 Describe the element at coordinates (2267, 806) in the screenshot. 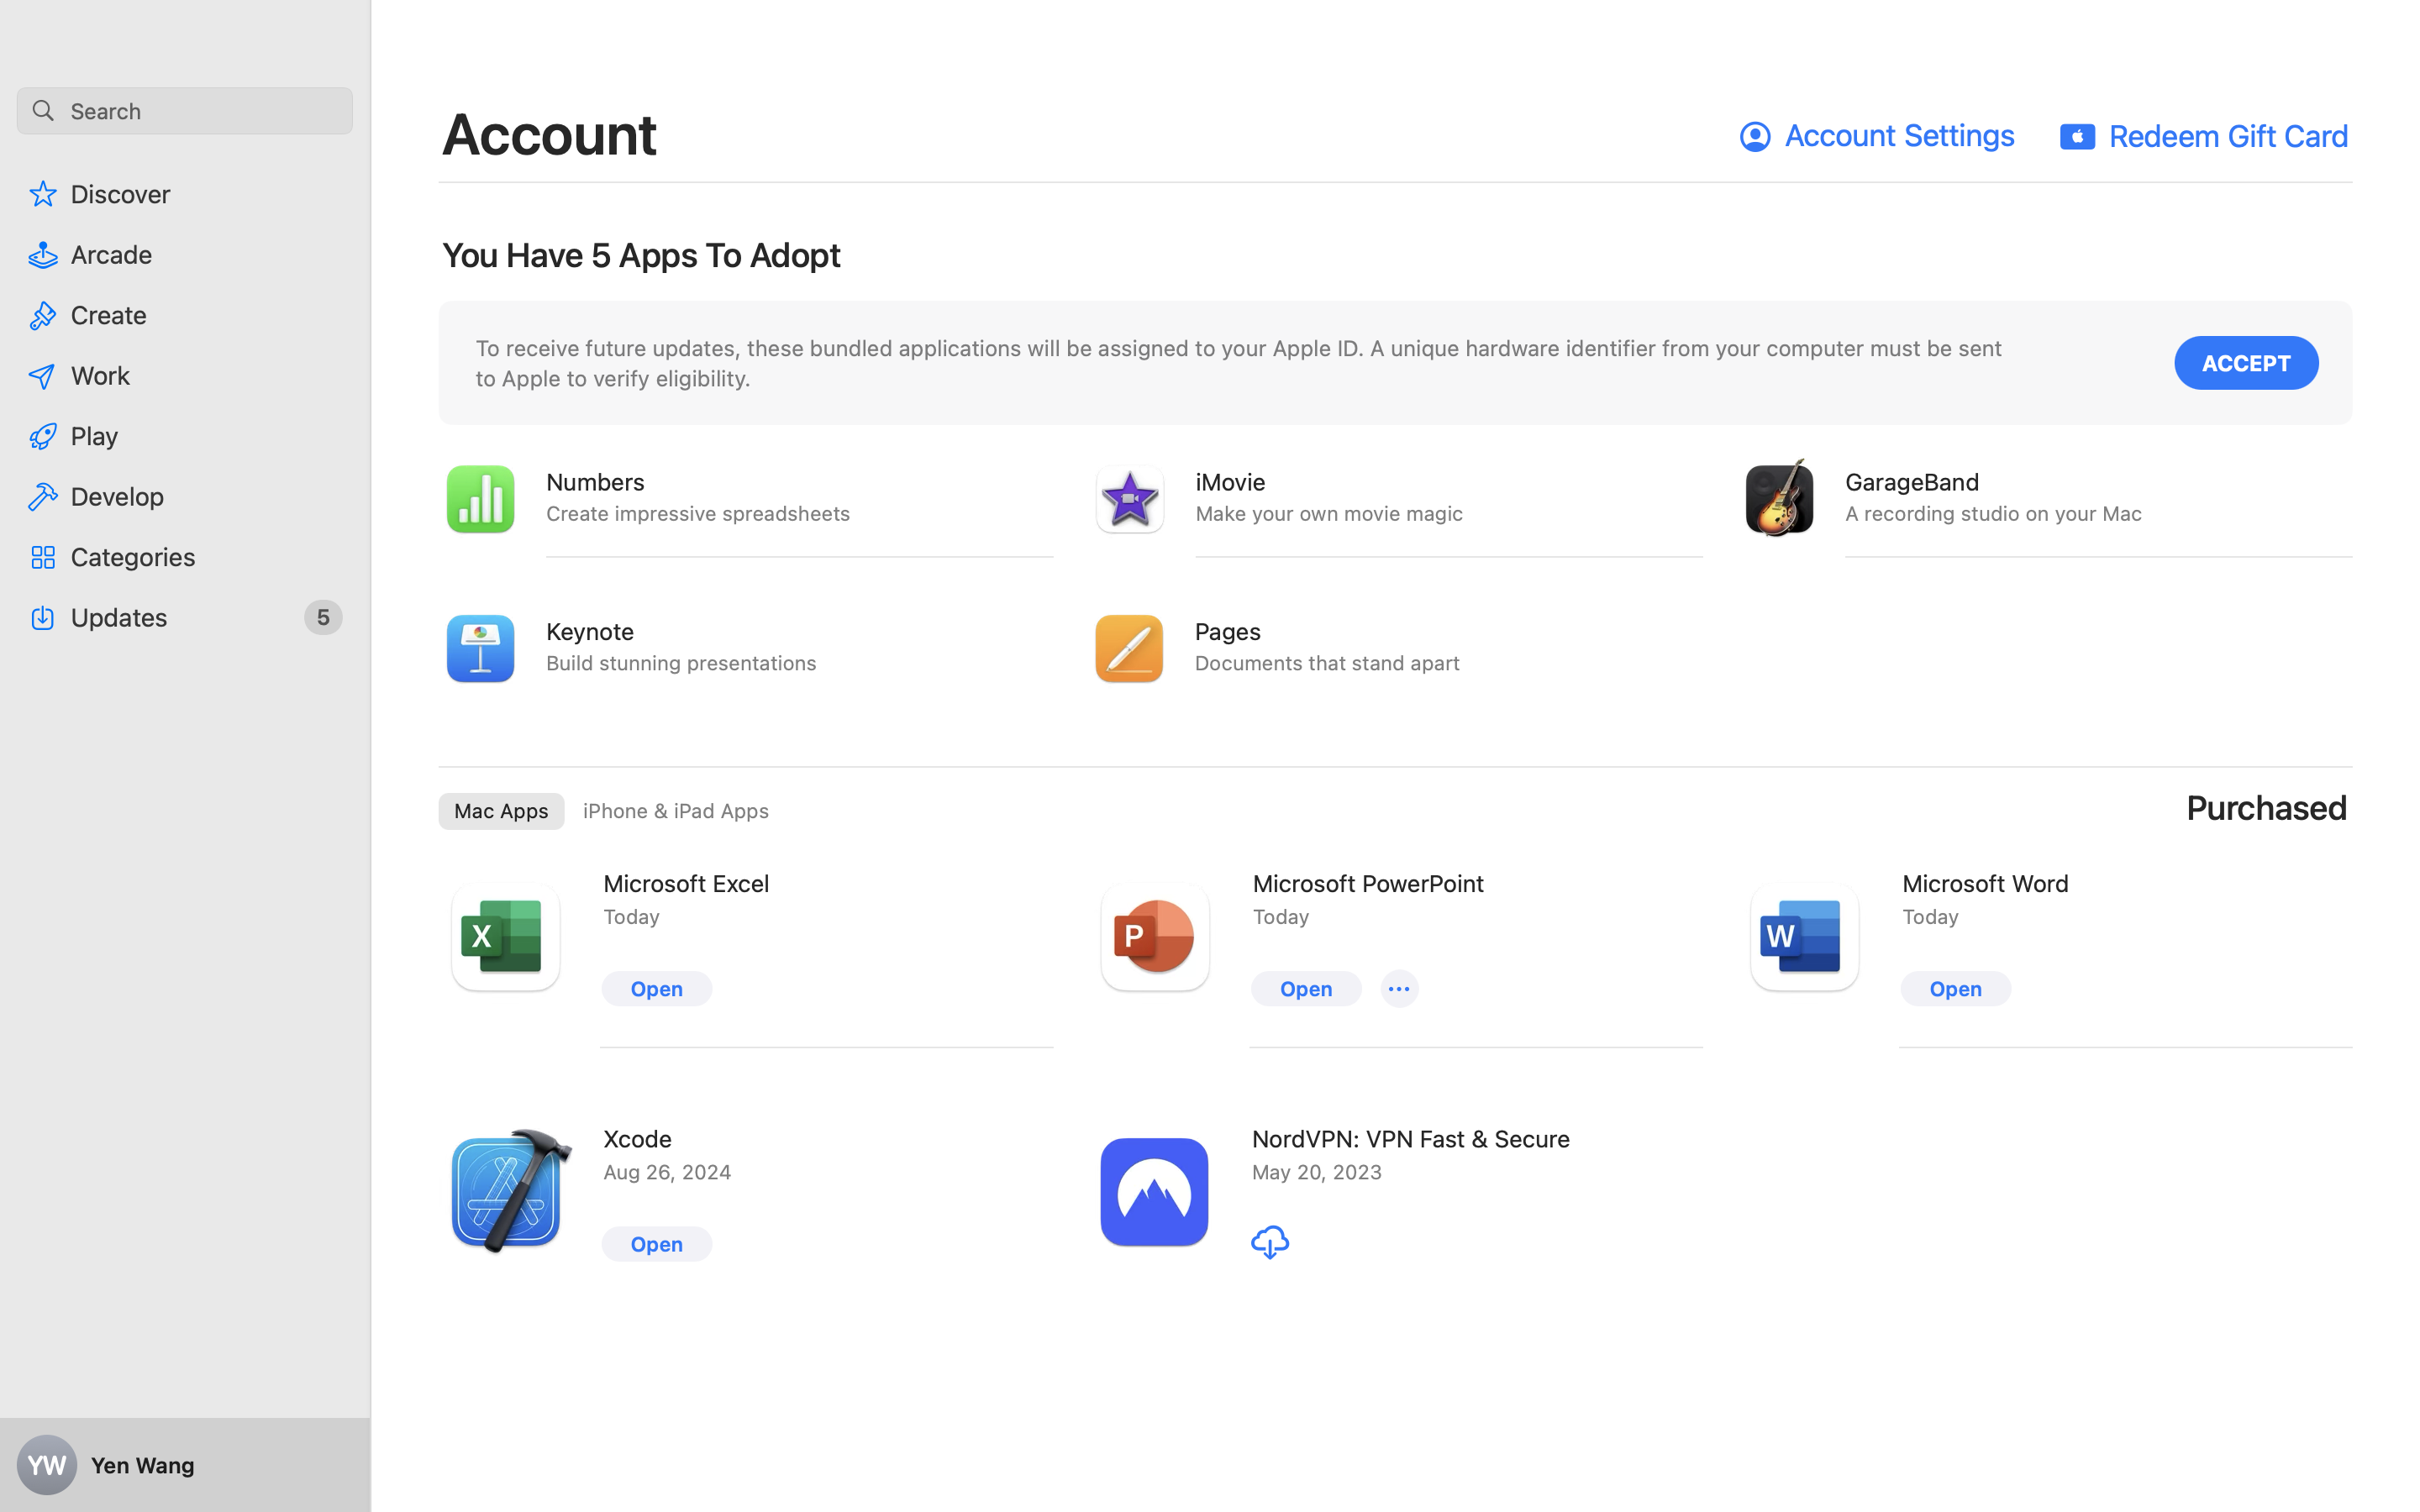

I see `'Purchased'` at that location.